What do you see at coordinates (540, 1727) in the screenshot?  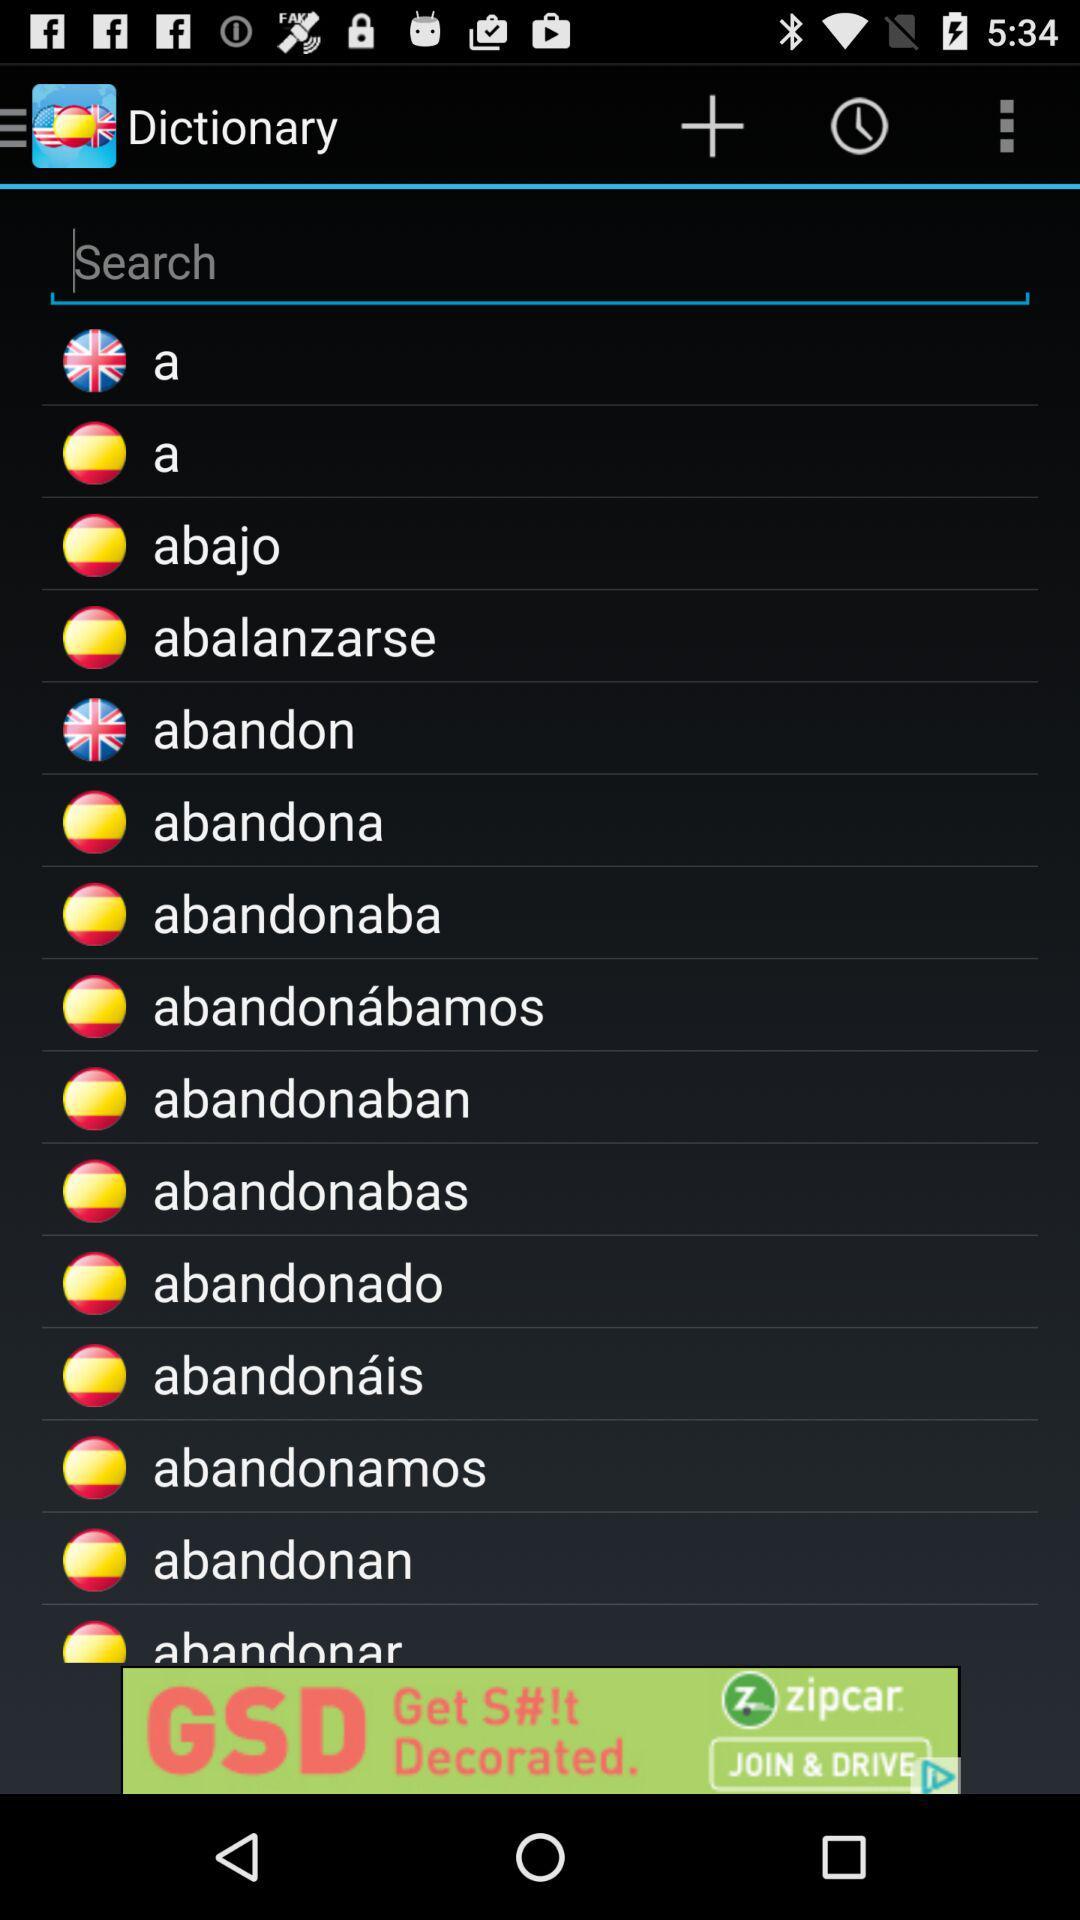 I see `open the advertisement` at bounding box center [540, 1727].